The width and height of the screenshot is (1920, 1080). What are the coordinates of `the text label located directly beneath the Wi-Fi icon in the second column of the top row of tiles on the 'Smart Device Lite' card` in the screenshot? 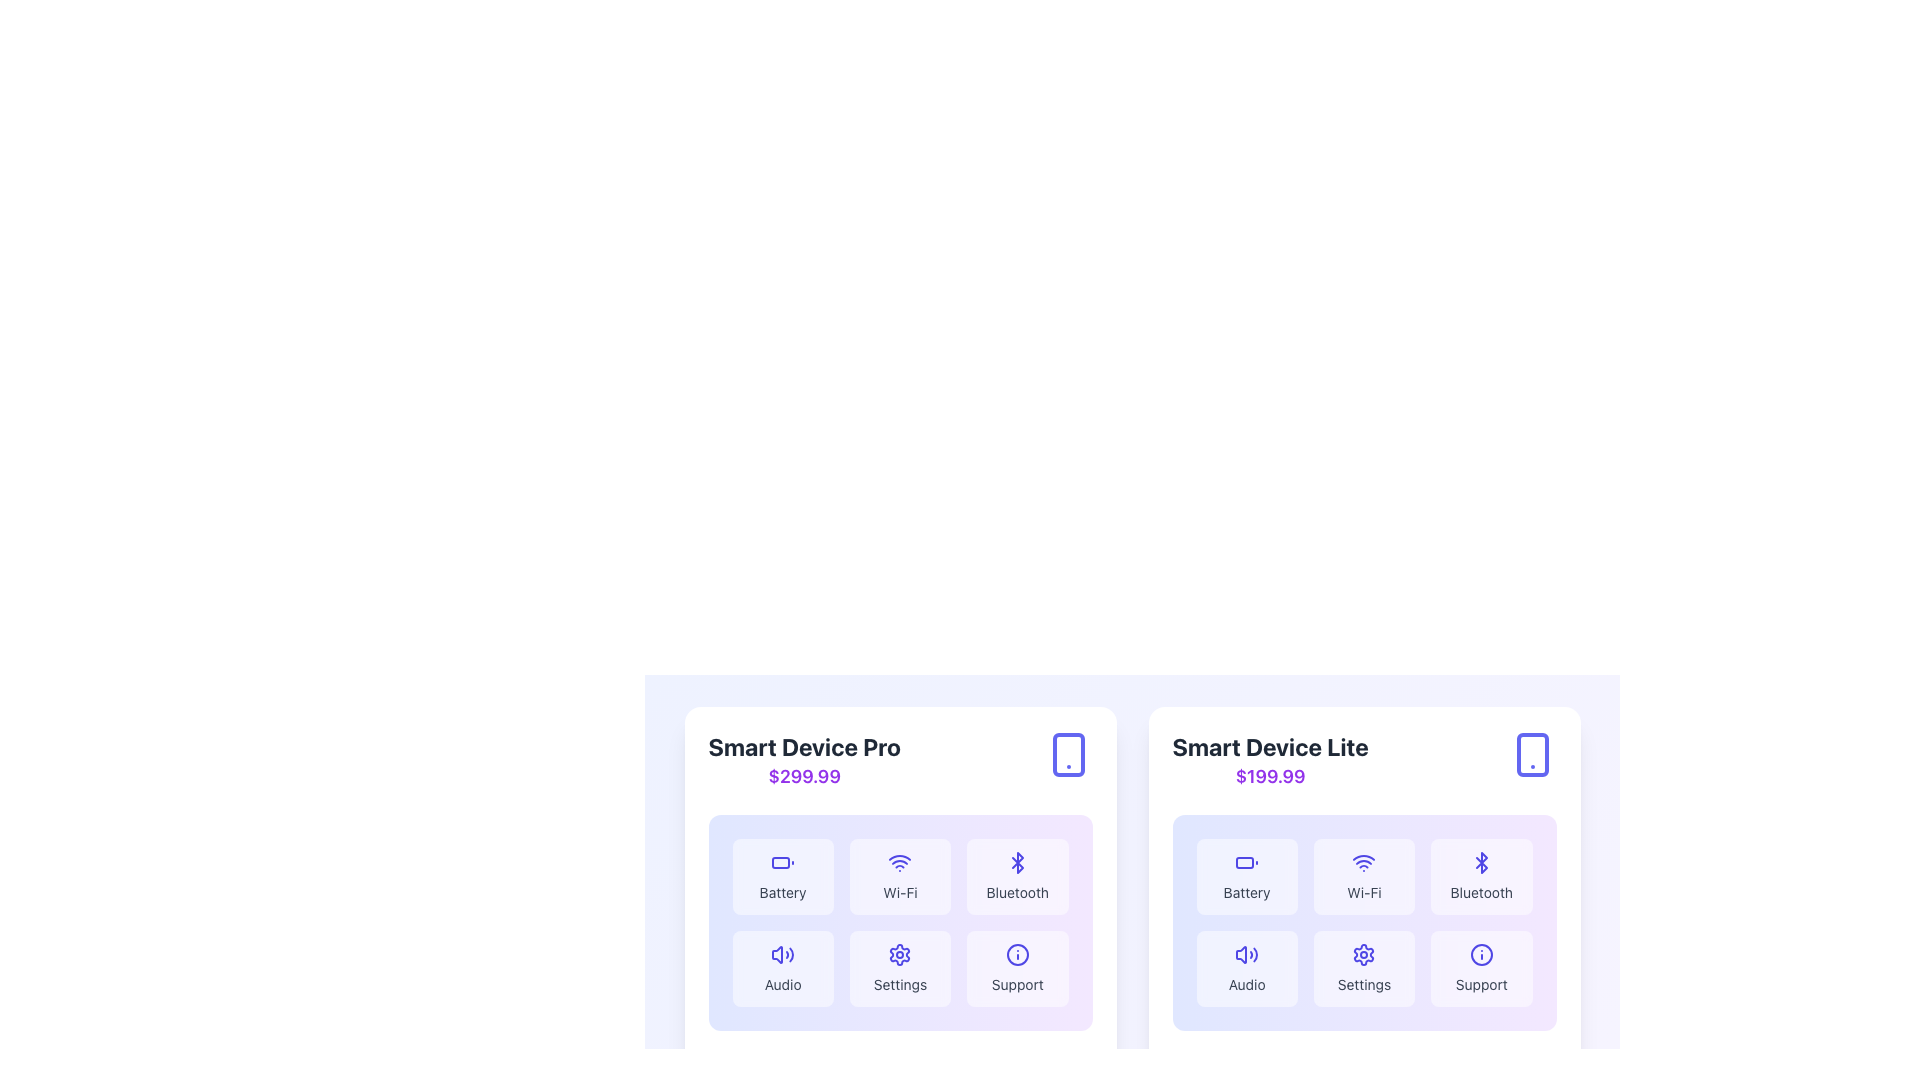 It's located at (1363, 892).